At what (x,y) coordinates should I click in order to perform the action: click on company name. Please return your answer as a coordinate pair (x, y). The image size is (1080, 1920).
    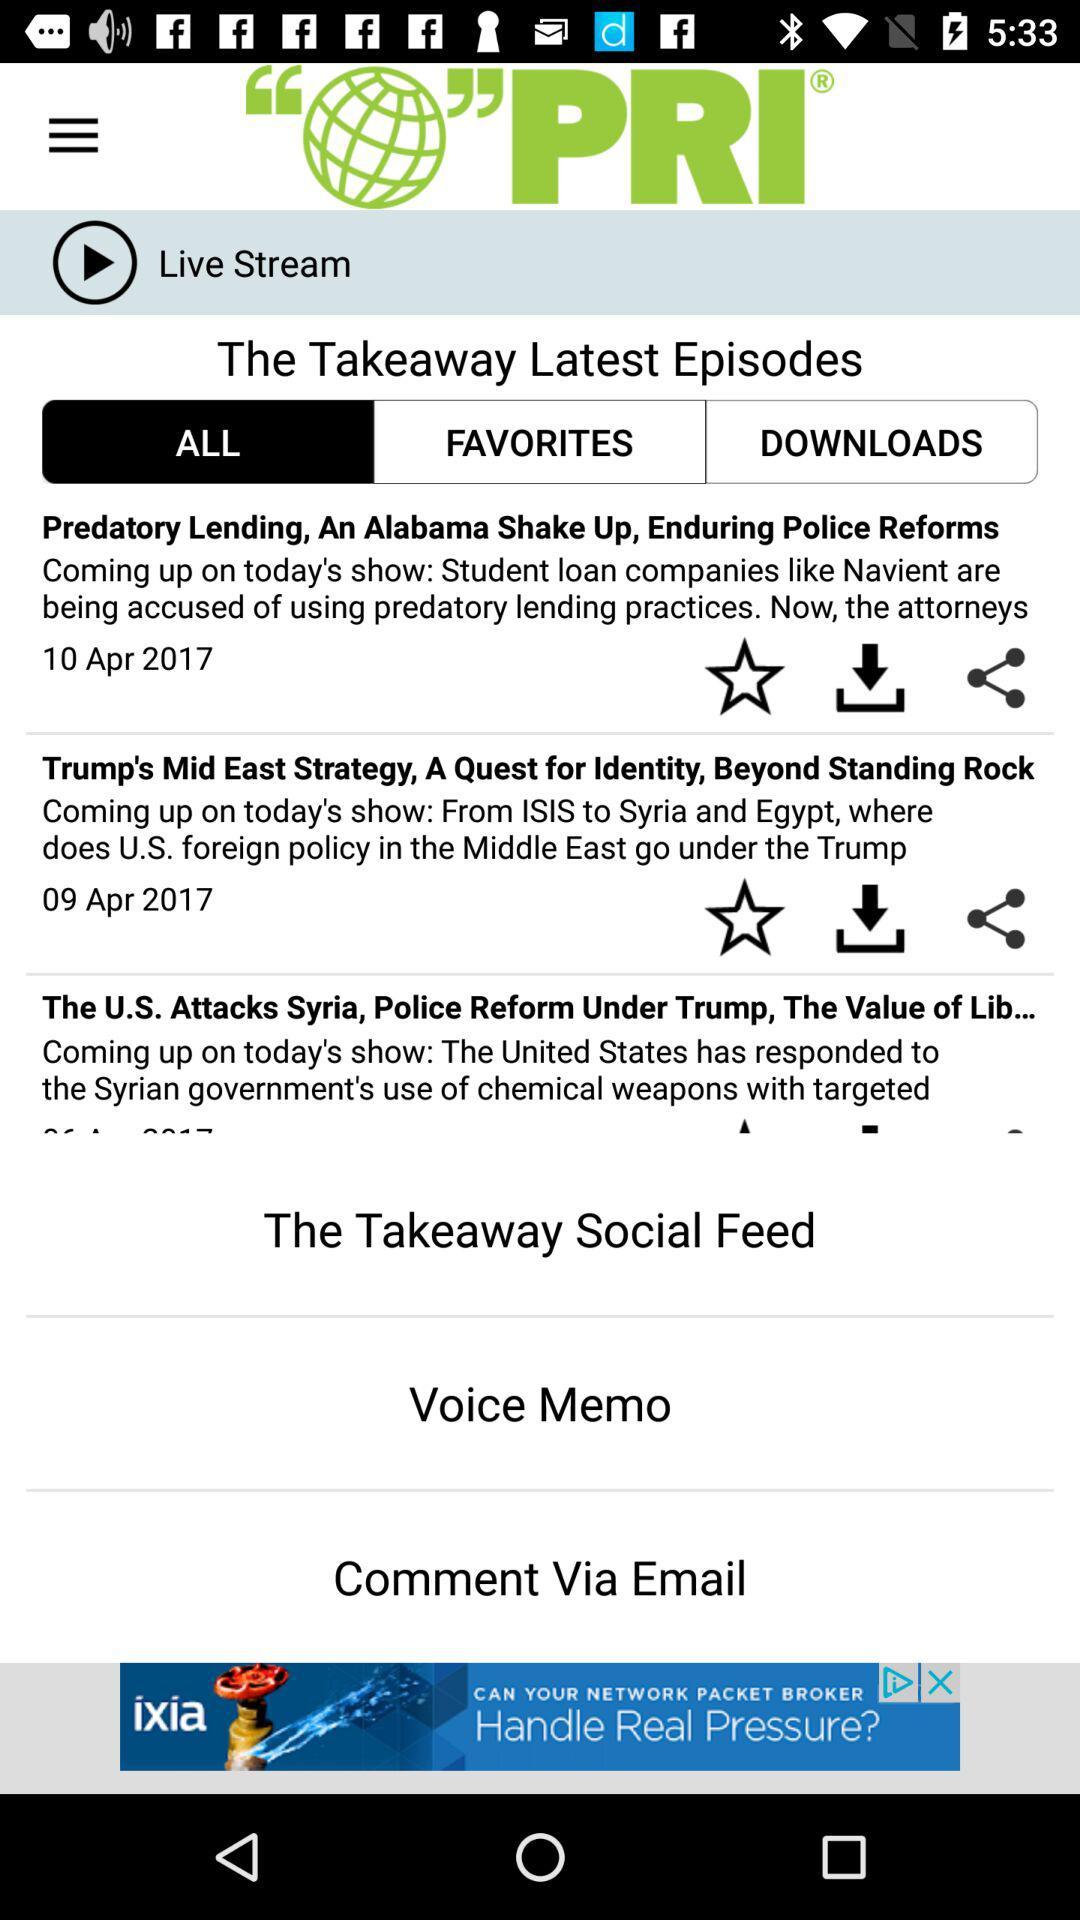
    Looking at the image, I should click on (540, 135).